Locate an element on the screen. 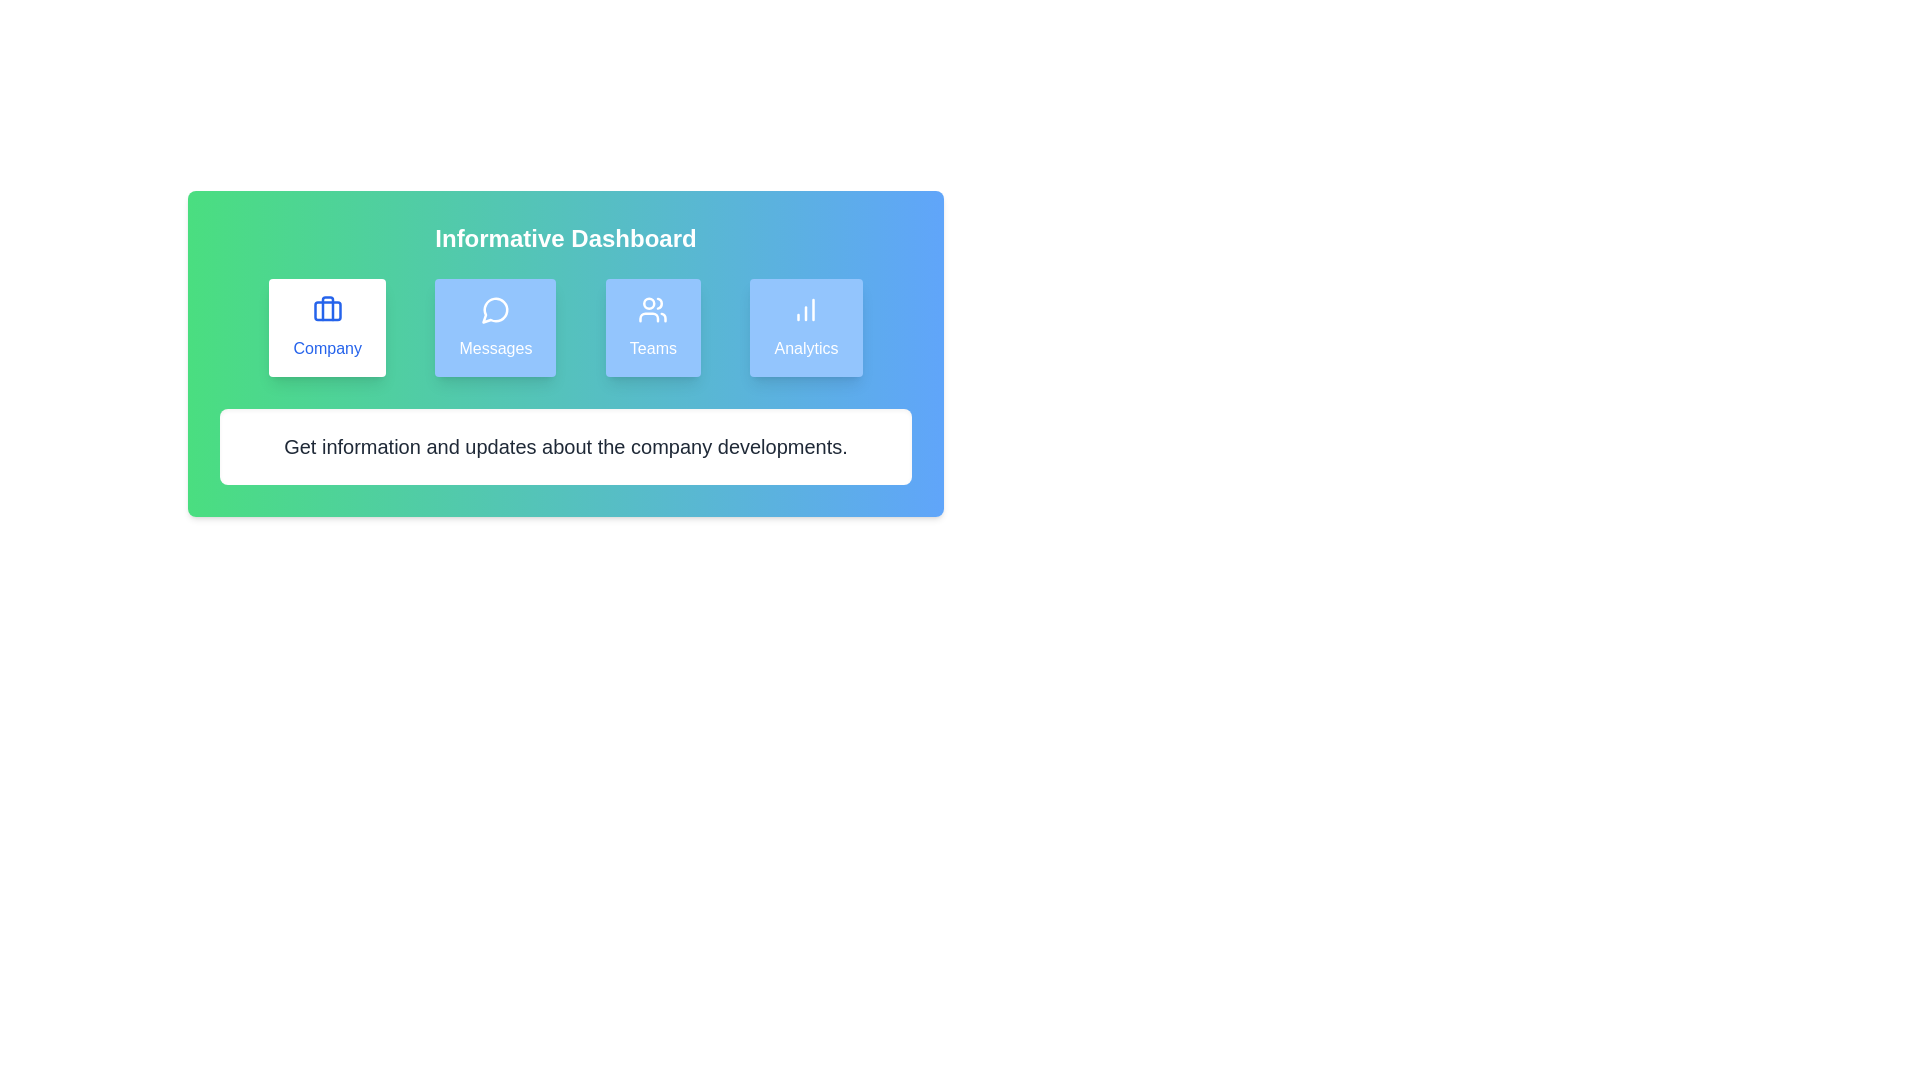  the lower compartment represented by the rounded rectangular SVG shape within the briefcase icon, which is the first icon on the dashboard is located at coordinates (327, 311).